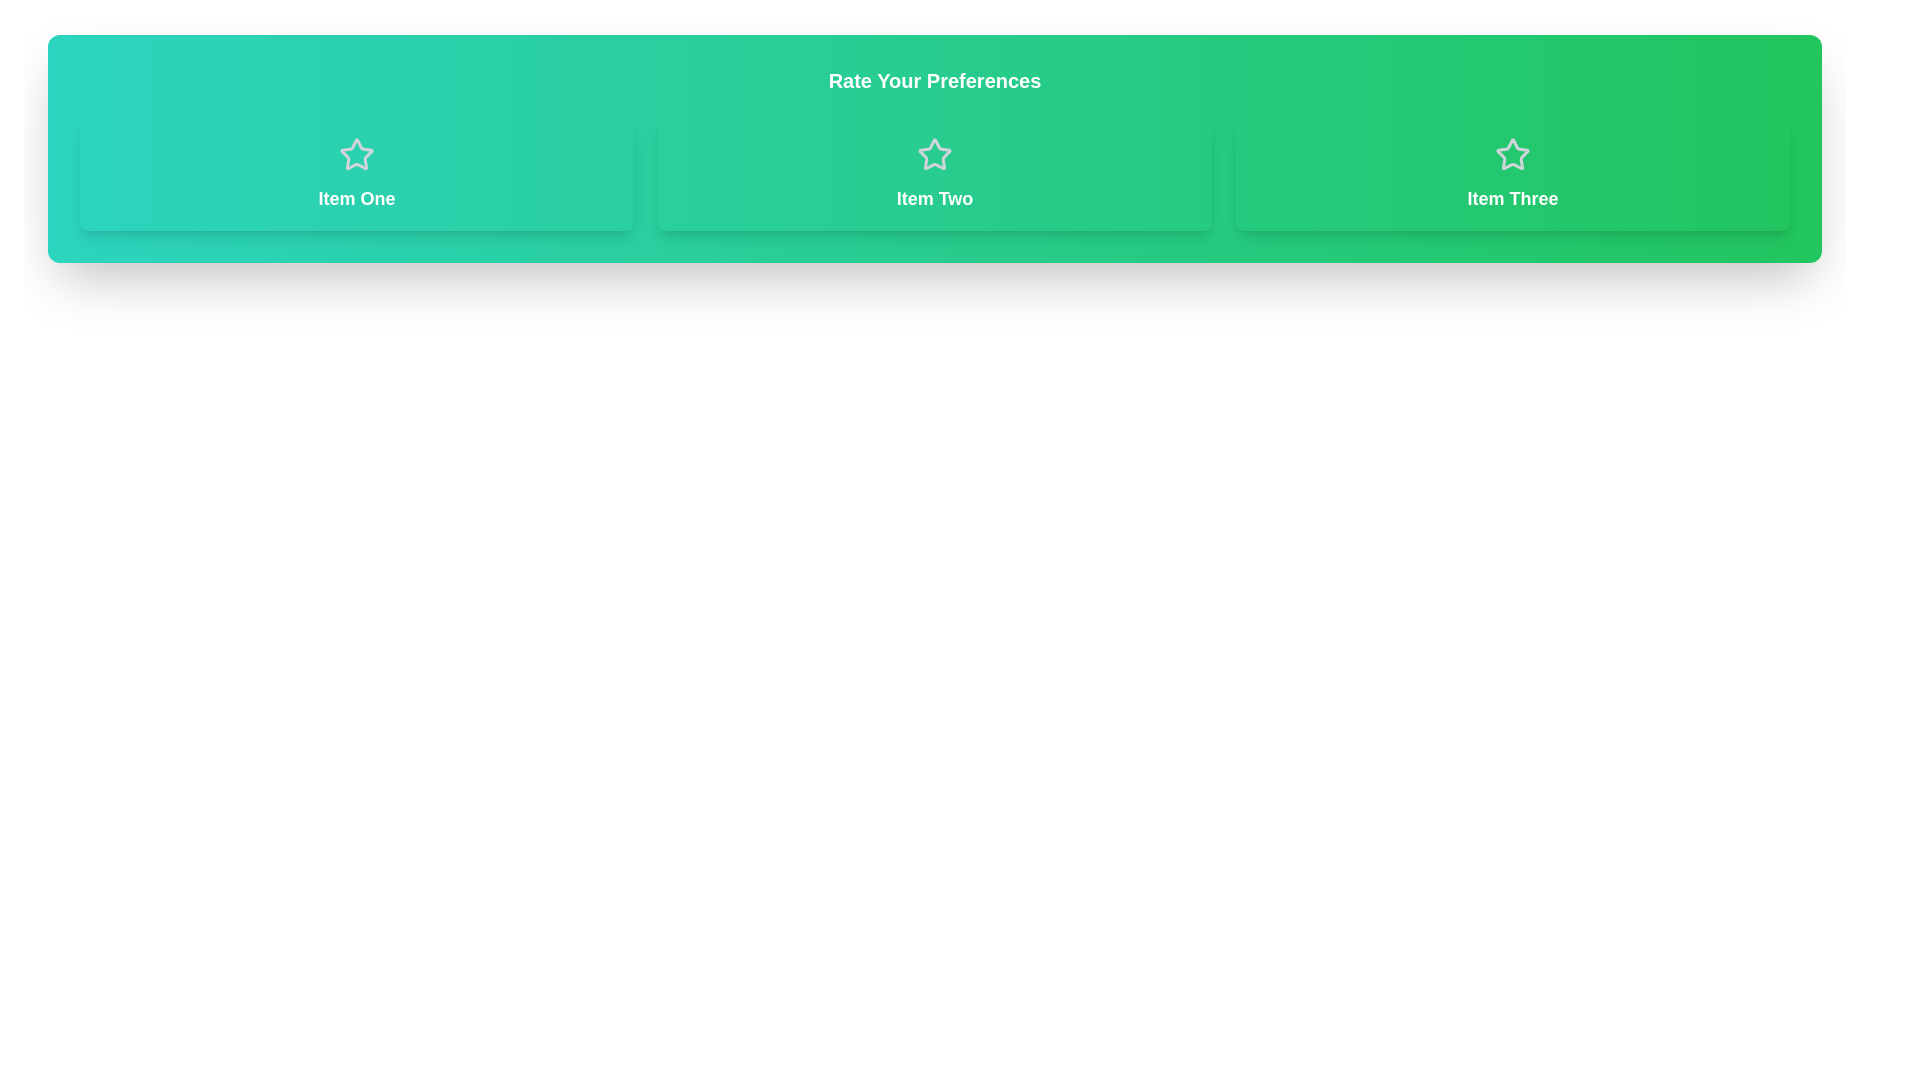 This screenshot has height=1080, width=1920. I want to click on the star icon for Item Three, so click(1512, 153).